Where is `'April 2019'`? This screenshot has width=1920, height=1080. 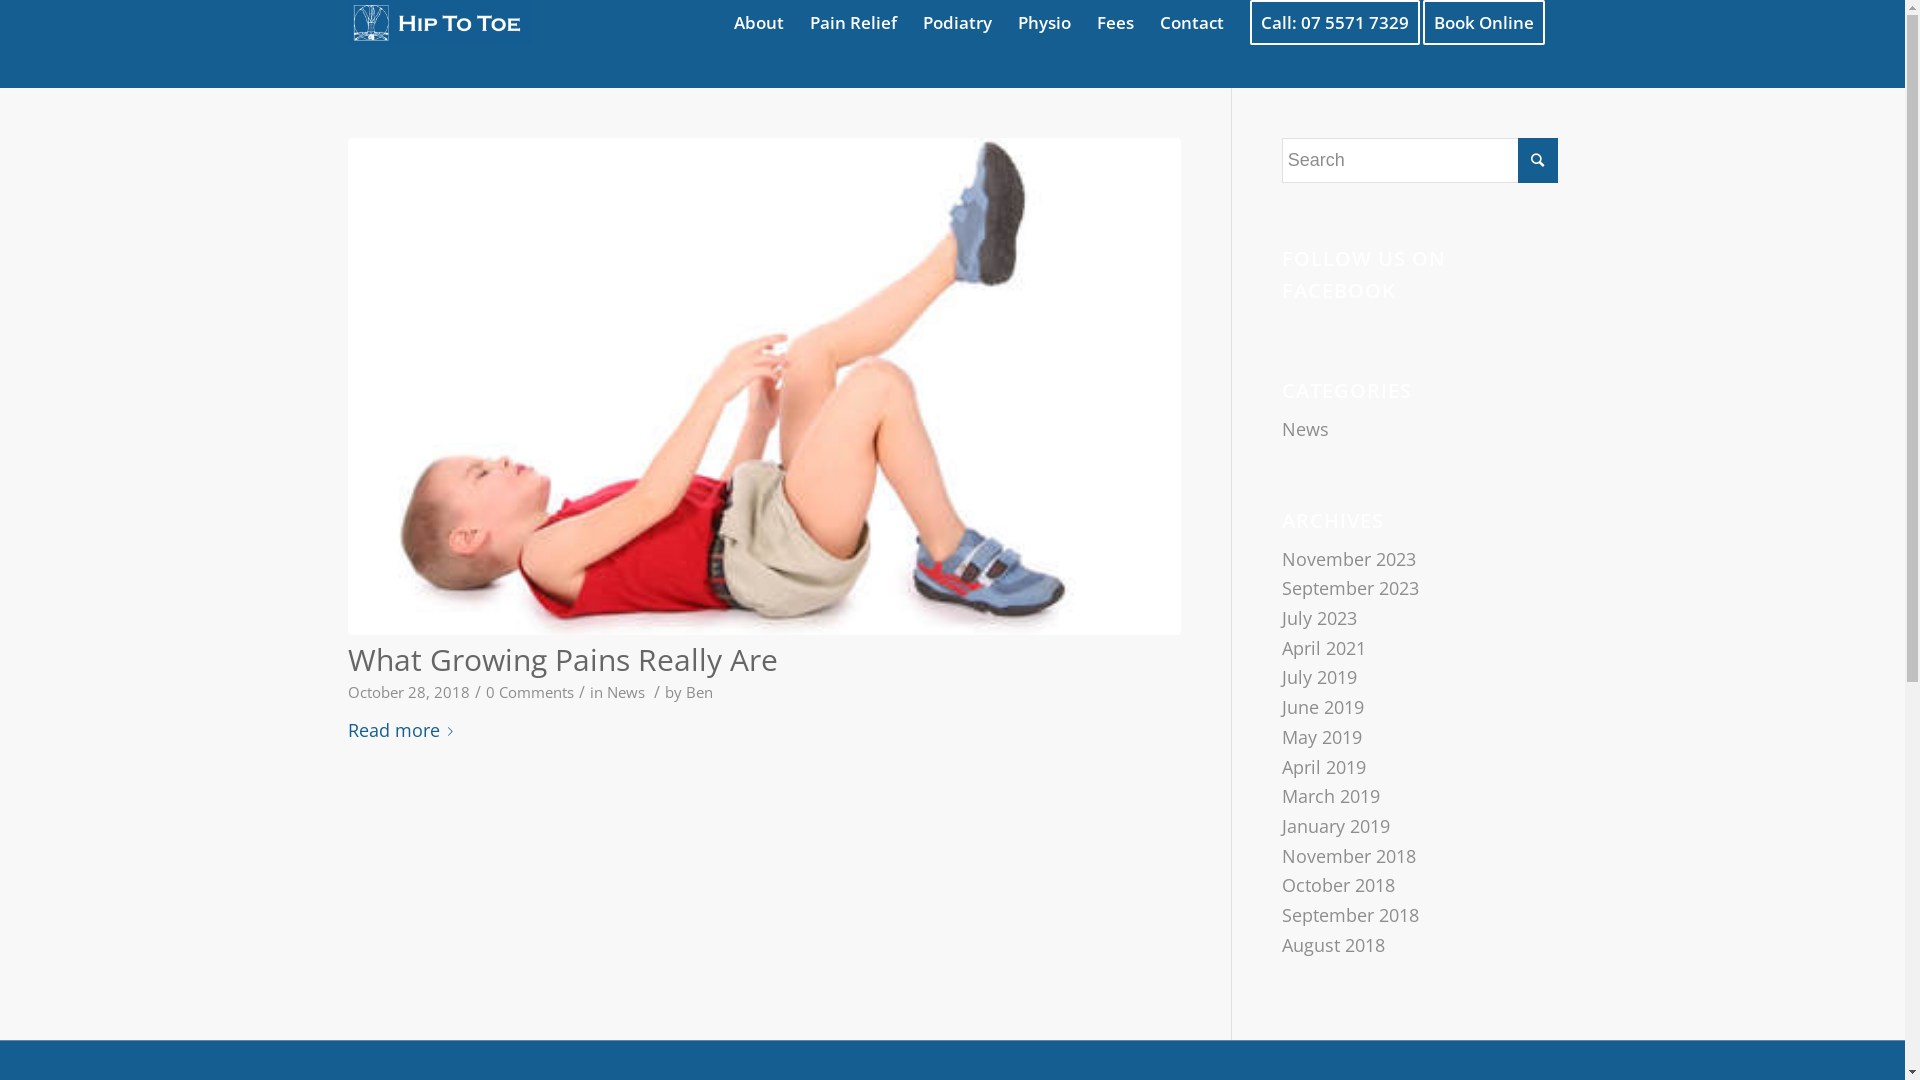 'April 2019' is located at coordinates (1324, 765).